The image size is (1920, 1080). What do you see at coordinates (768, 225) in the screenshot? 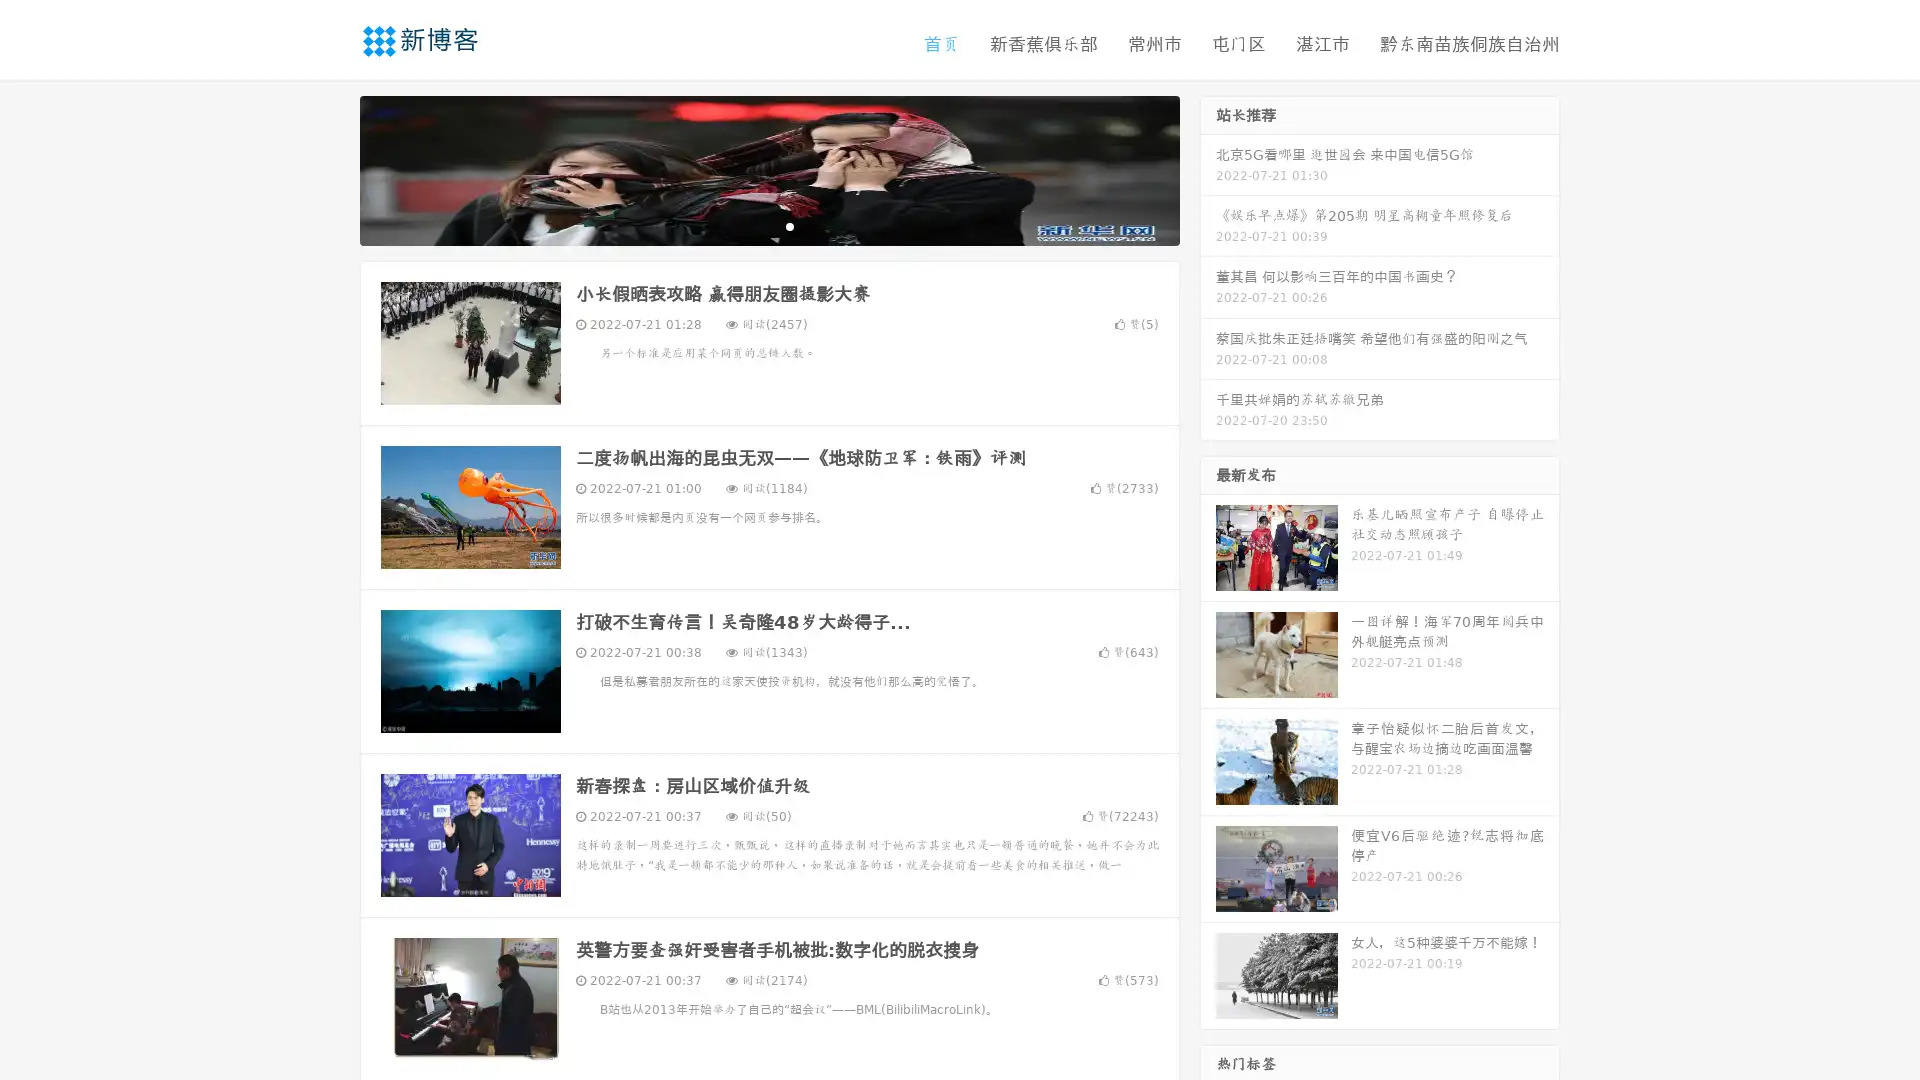
I see `Go to slide 2` at bounding box center [768, 225].